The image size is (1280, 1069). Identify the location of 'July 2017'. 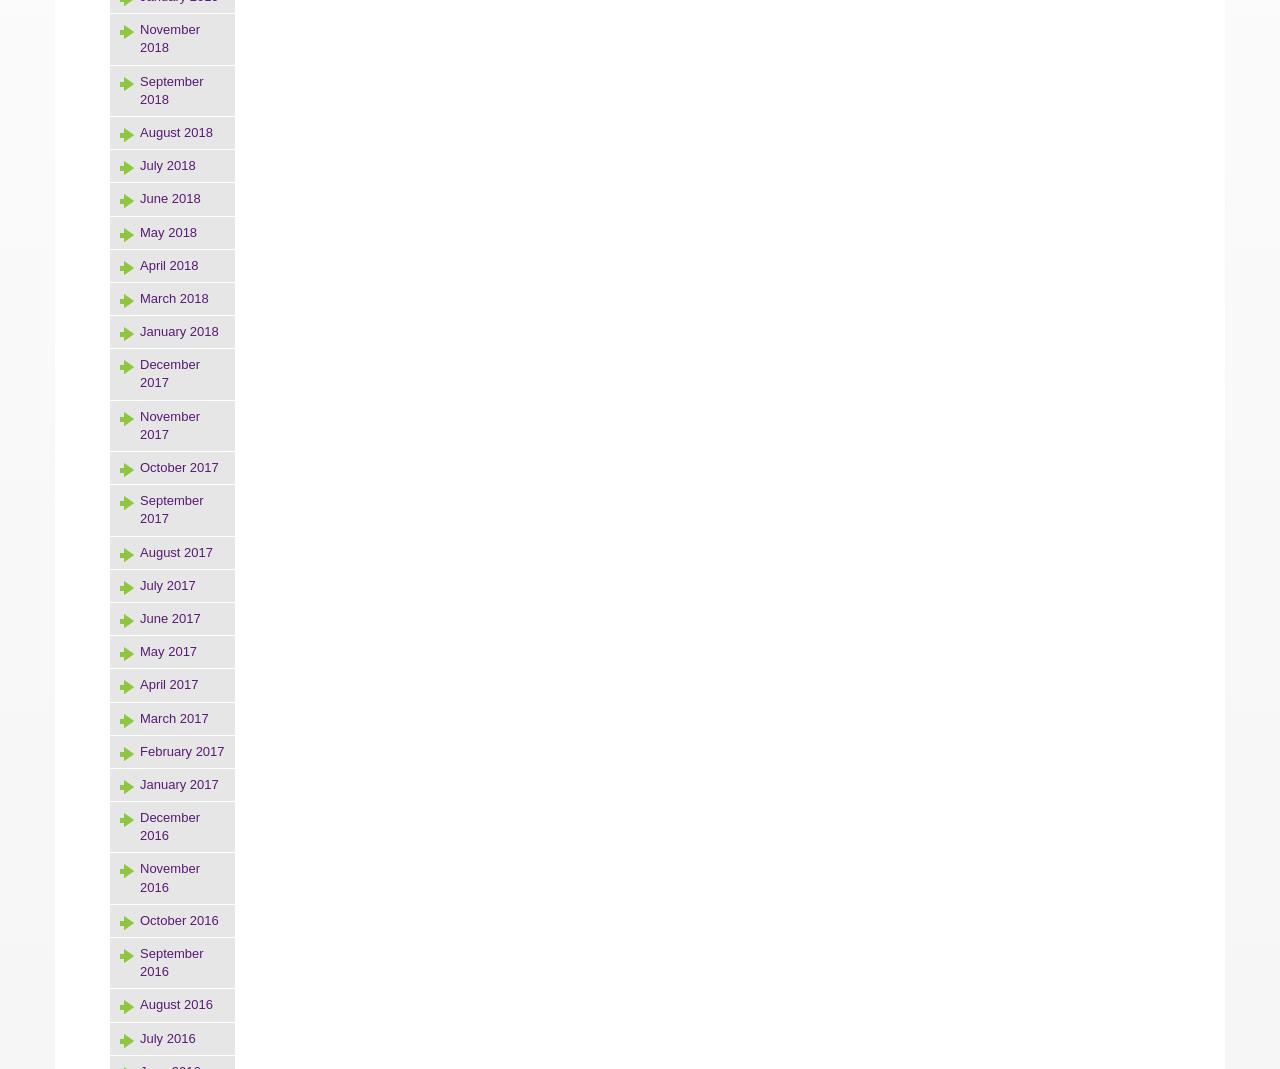
(167, 584).